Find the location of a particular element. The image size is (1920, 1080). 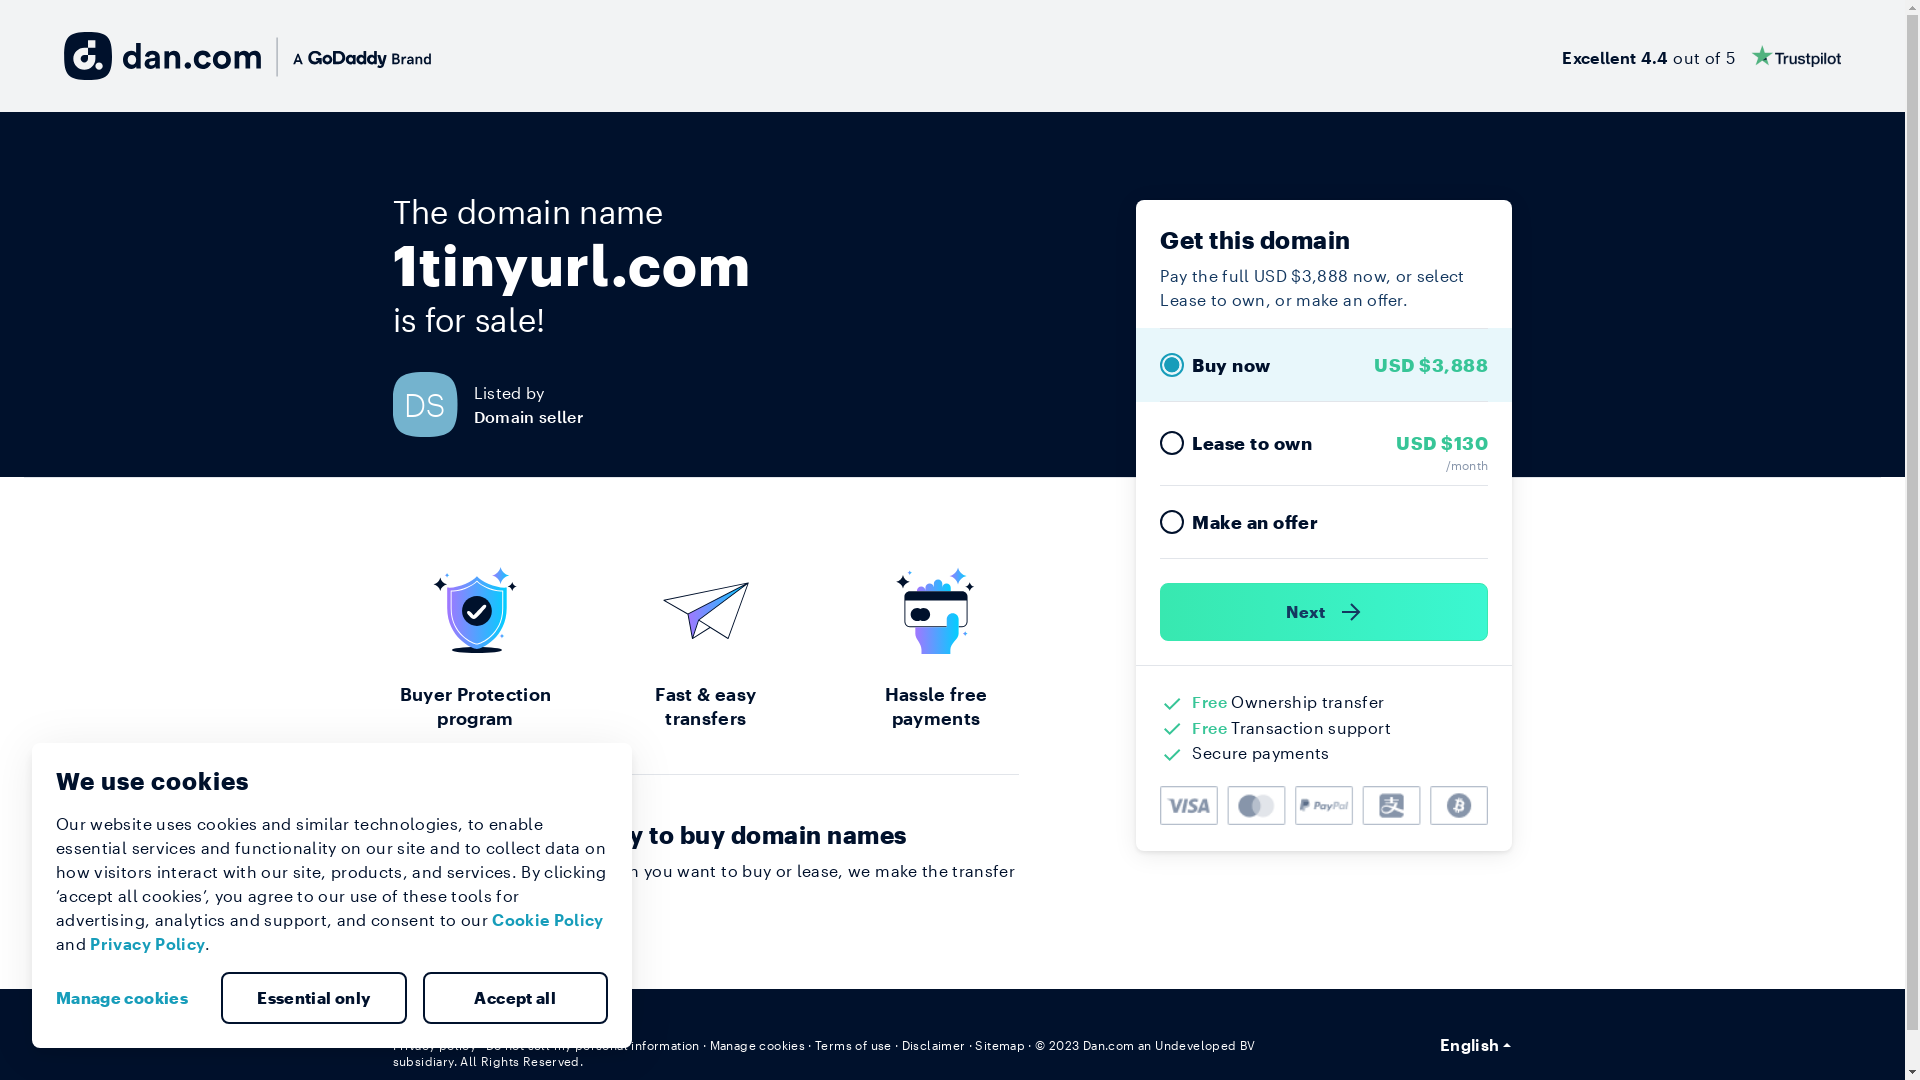

'Sitemap' is located at coordinates (999, 1044).